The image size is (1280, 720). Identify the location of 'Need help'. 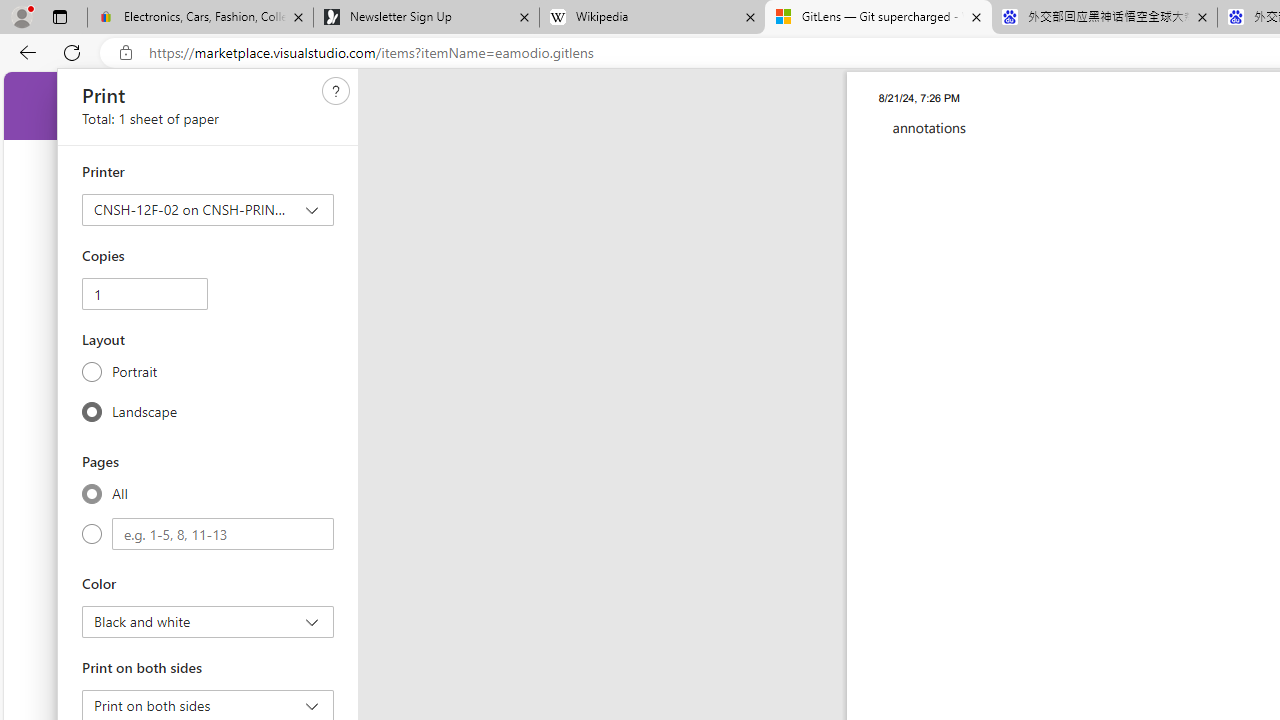
(336, 91).